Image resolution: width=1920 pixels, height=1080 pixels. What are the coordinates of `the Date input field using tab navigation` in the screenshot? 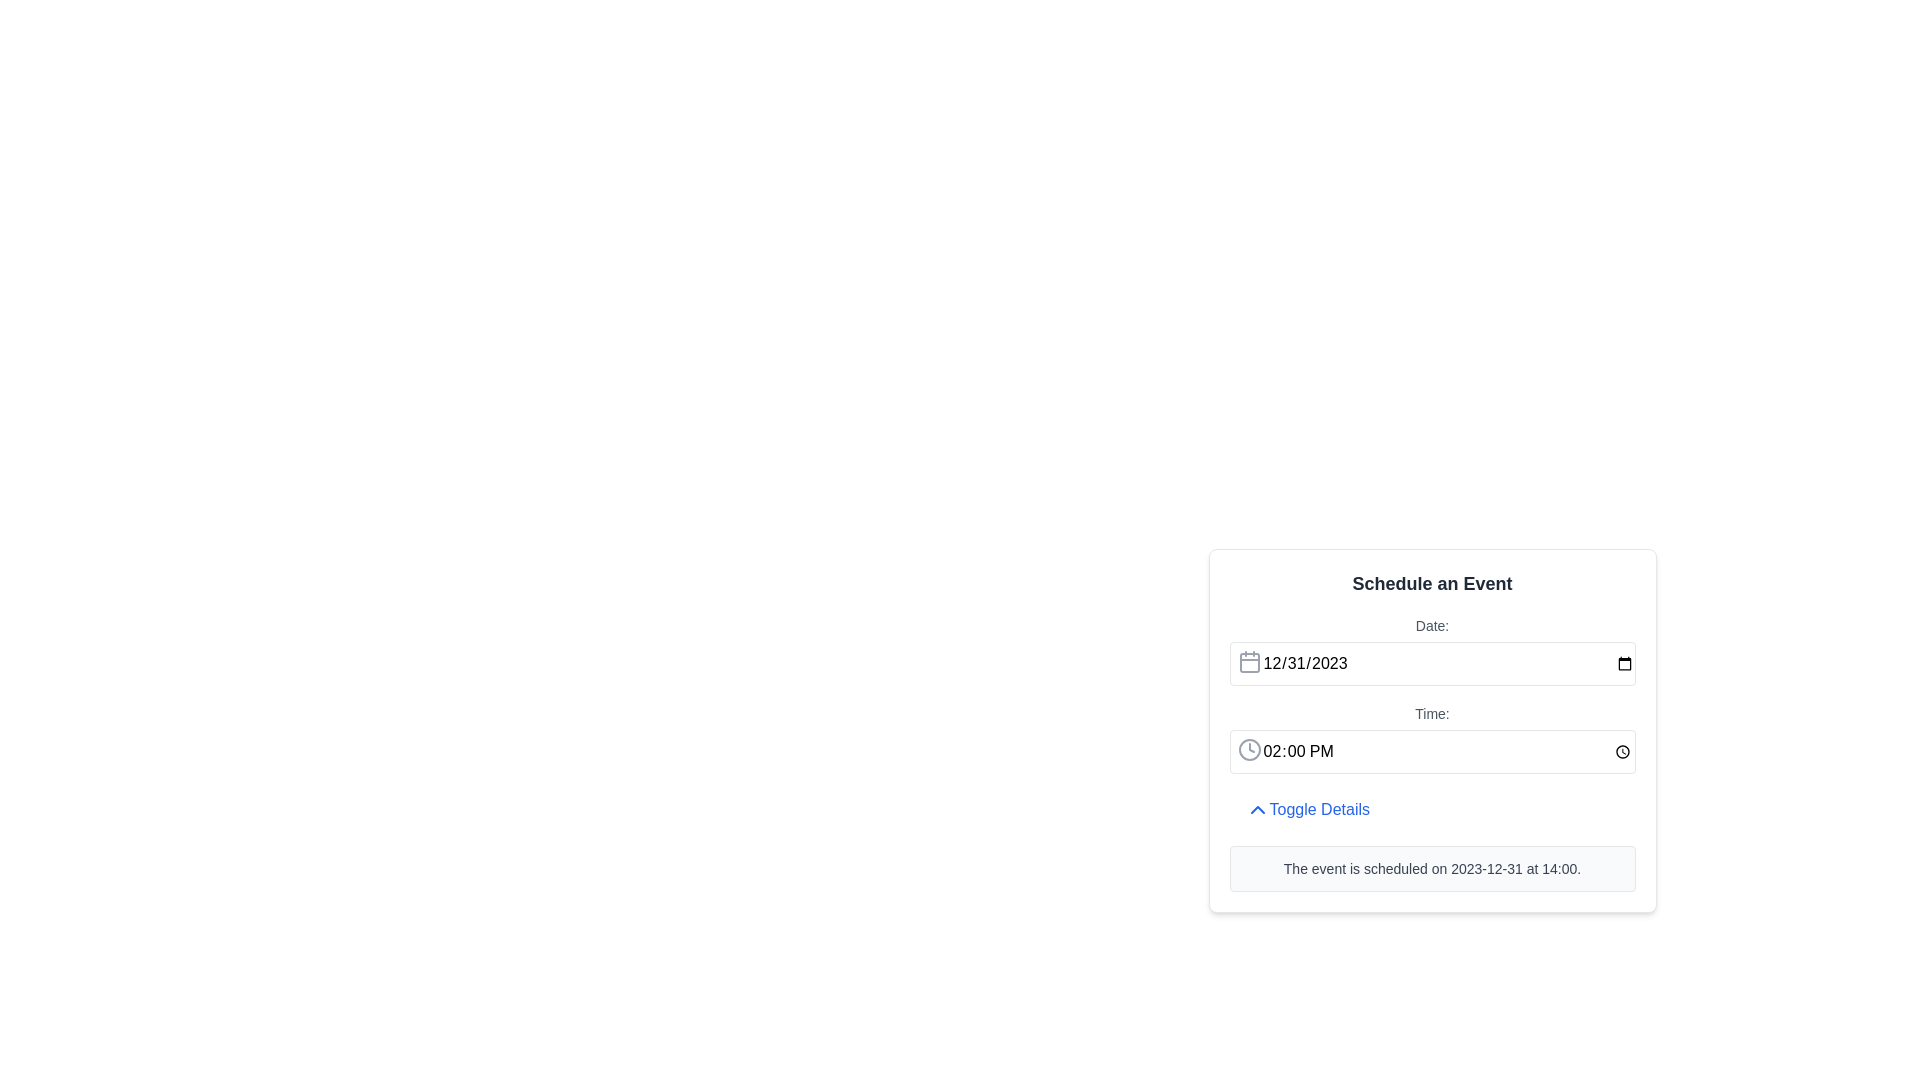 It's located at (1431, 650).